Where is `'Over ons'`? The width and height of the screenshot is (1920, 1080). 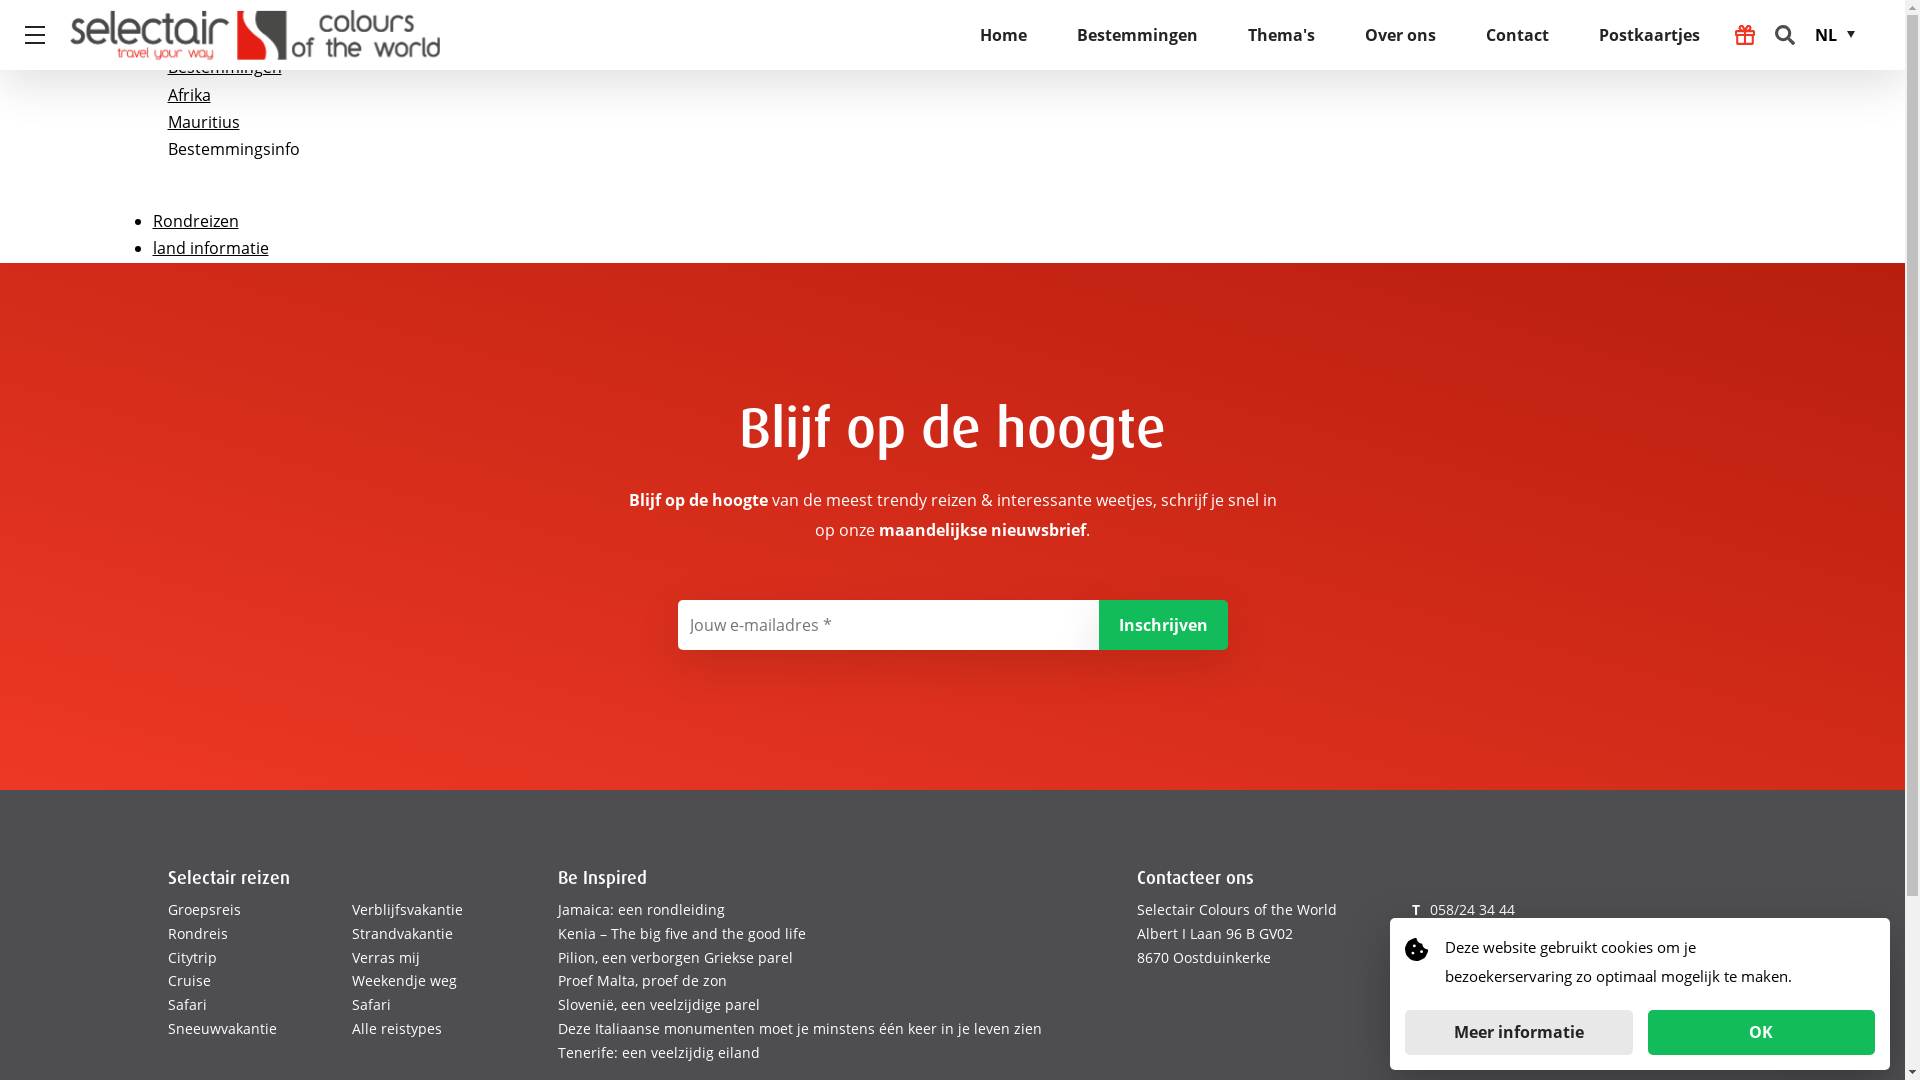 'Over ons' is located at coordinates (1399, 34).